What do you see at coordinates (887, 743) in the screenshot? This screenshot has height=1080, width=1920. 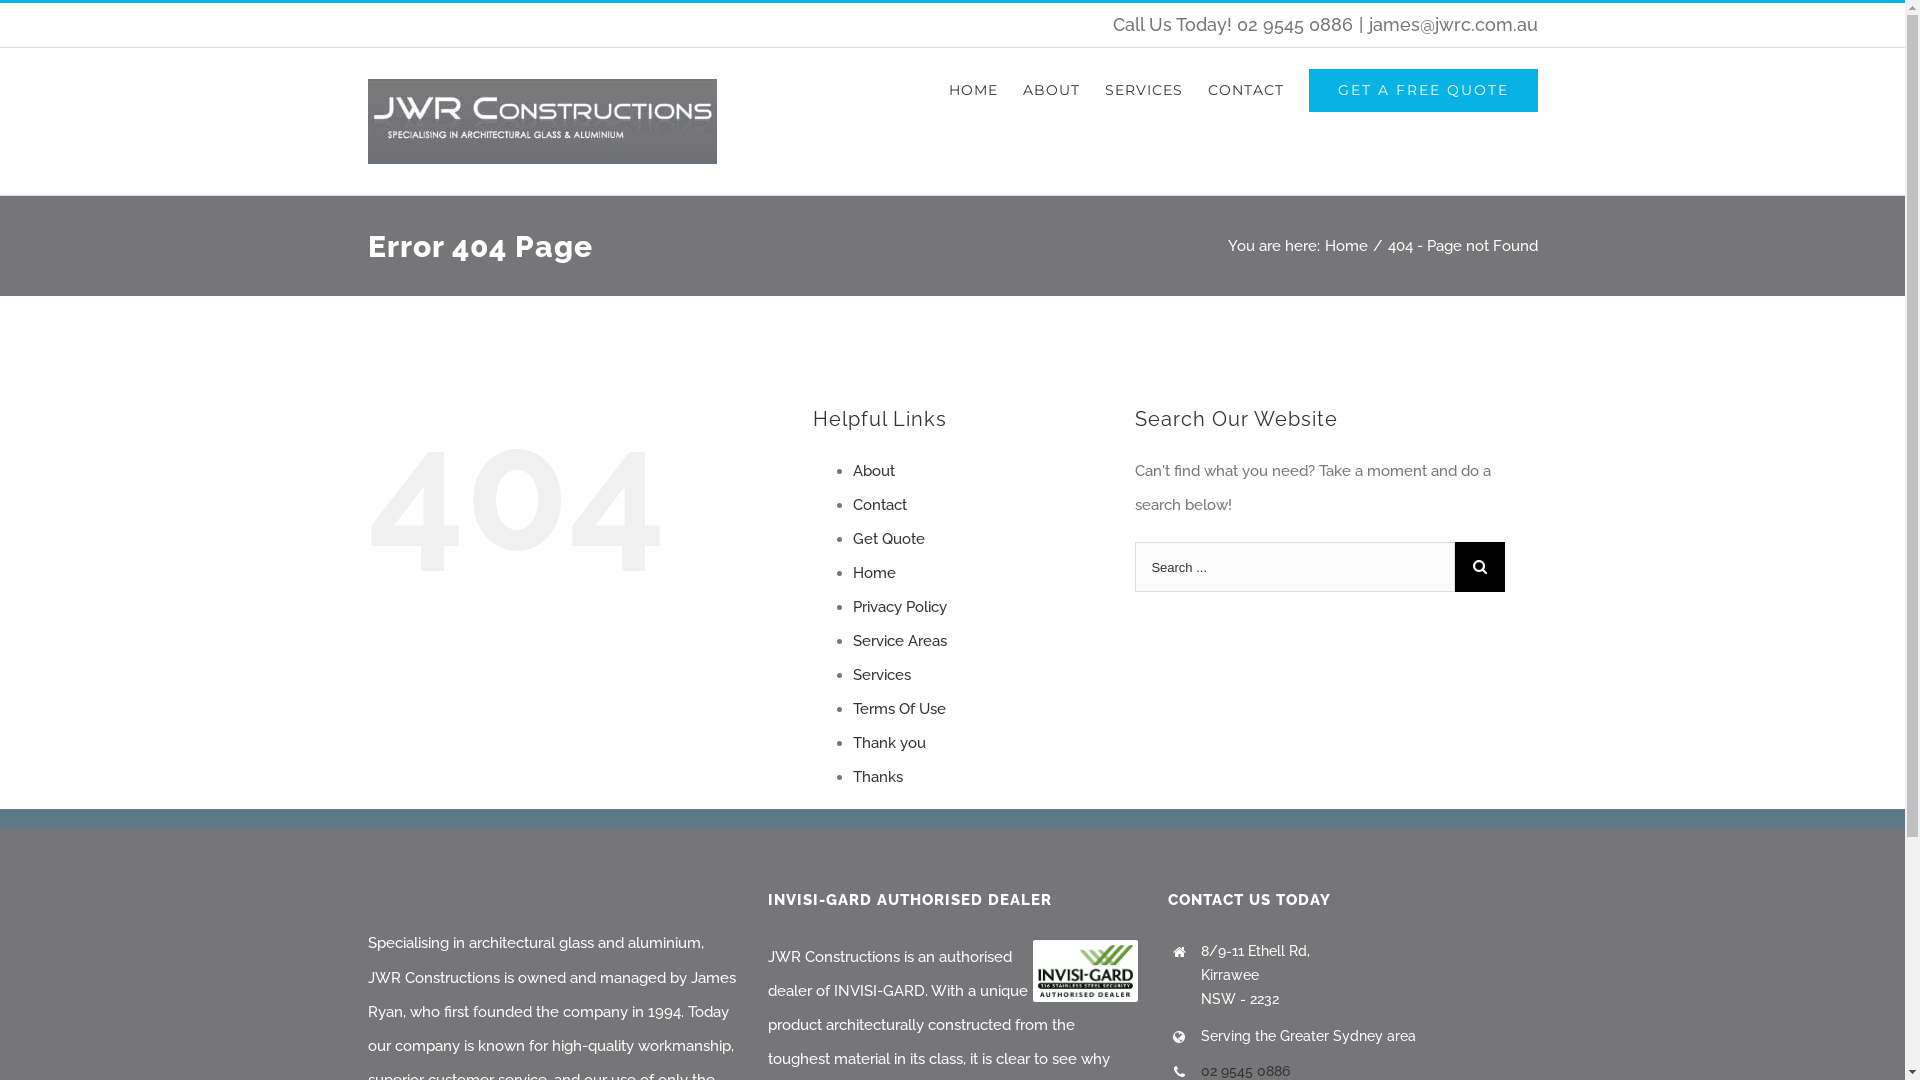 I see `'Thank you'` at bounding box center [887, 743].